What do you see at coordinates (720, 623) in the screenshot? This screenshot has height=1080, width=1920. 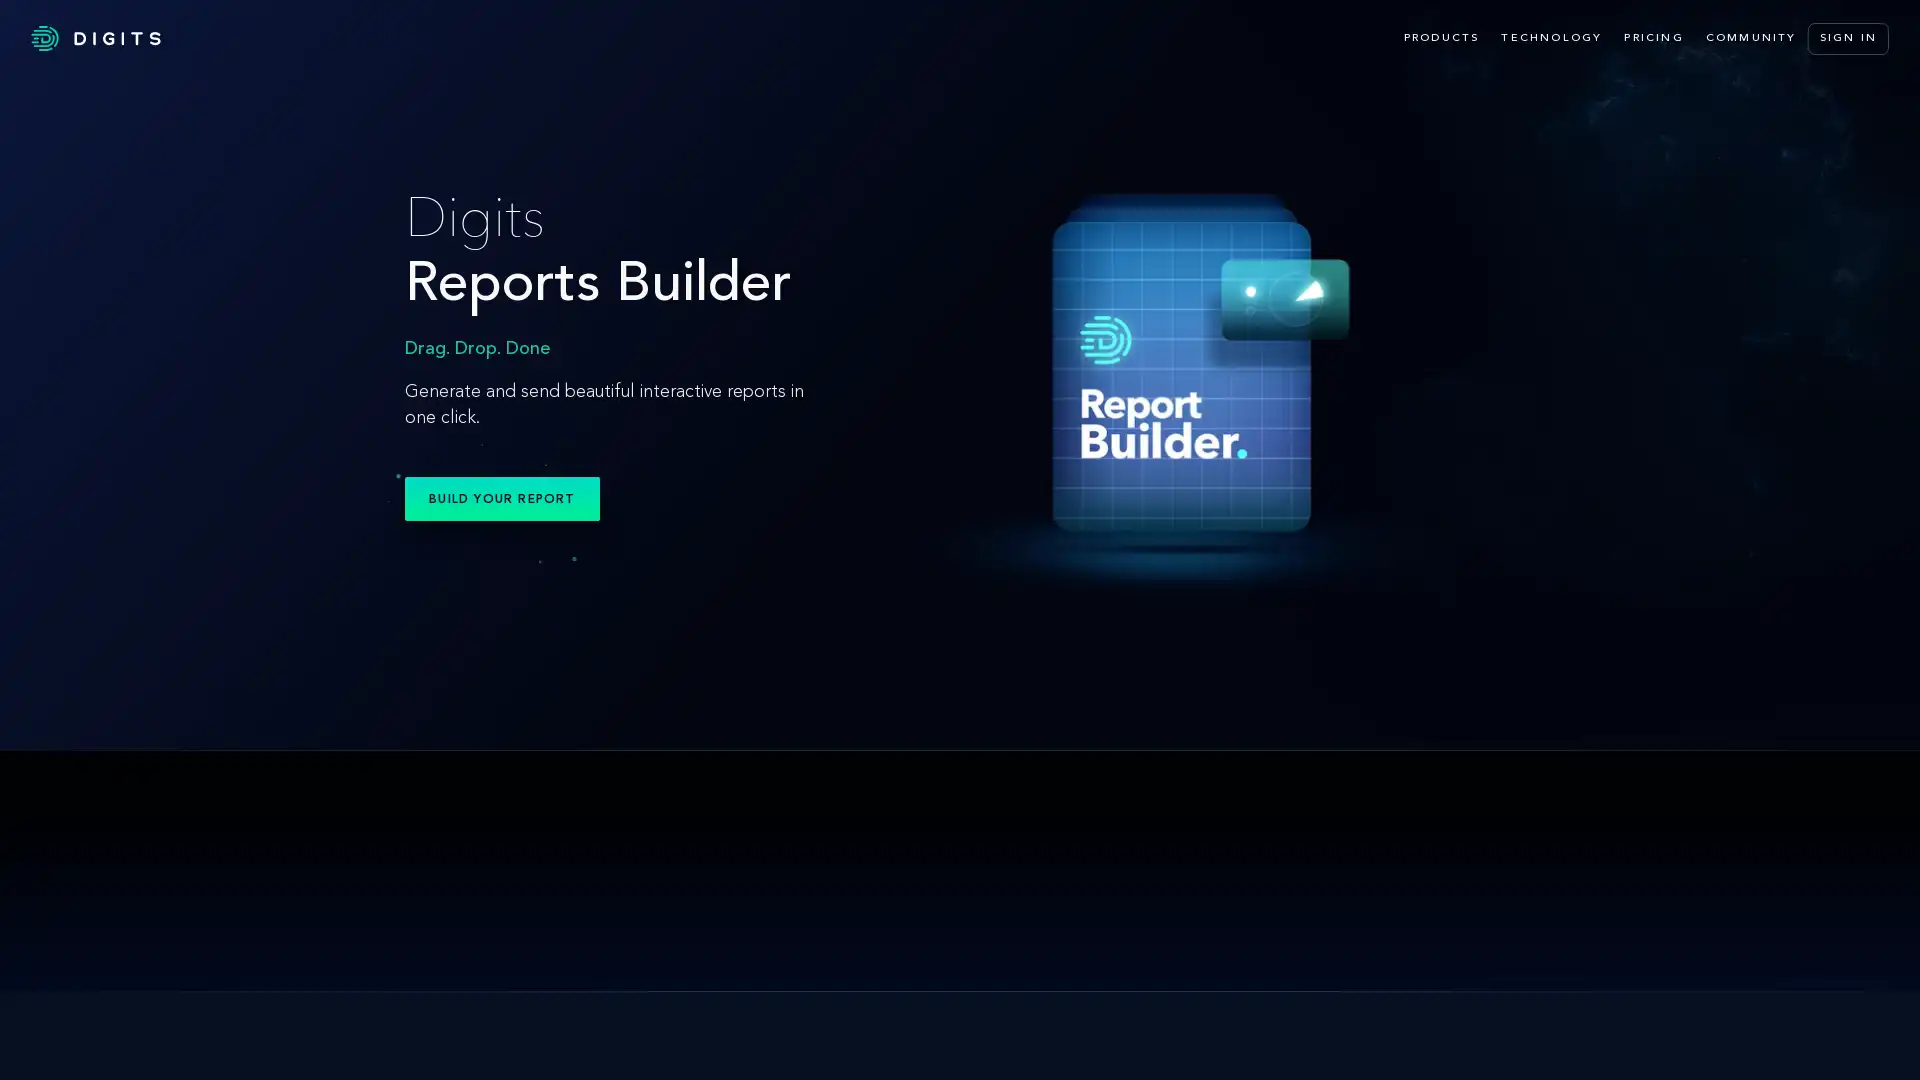 I see `Digits Reports` at bounding box center [720, 623].